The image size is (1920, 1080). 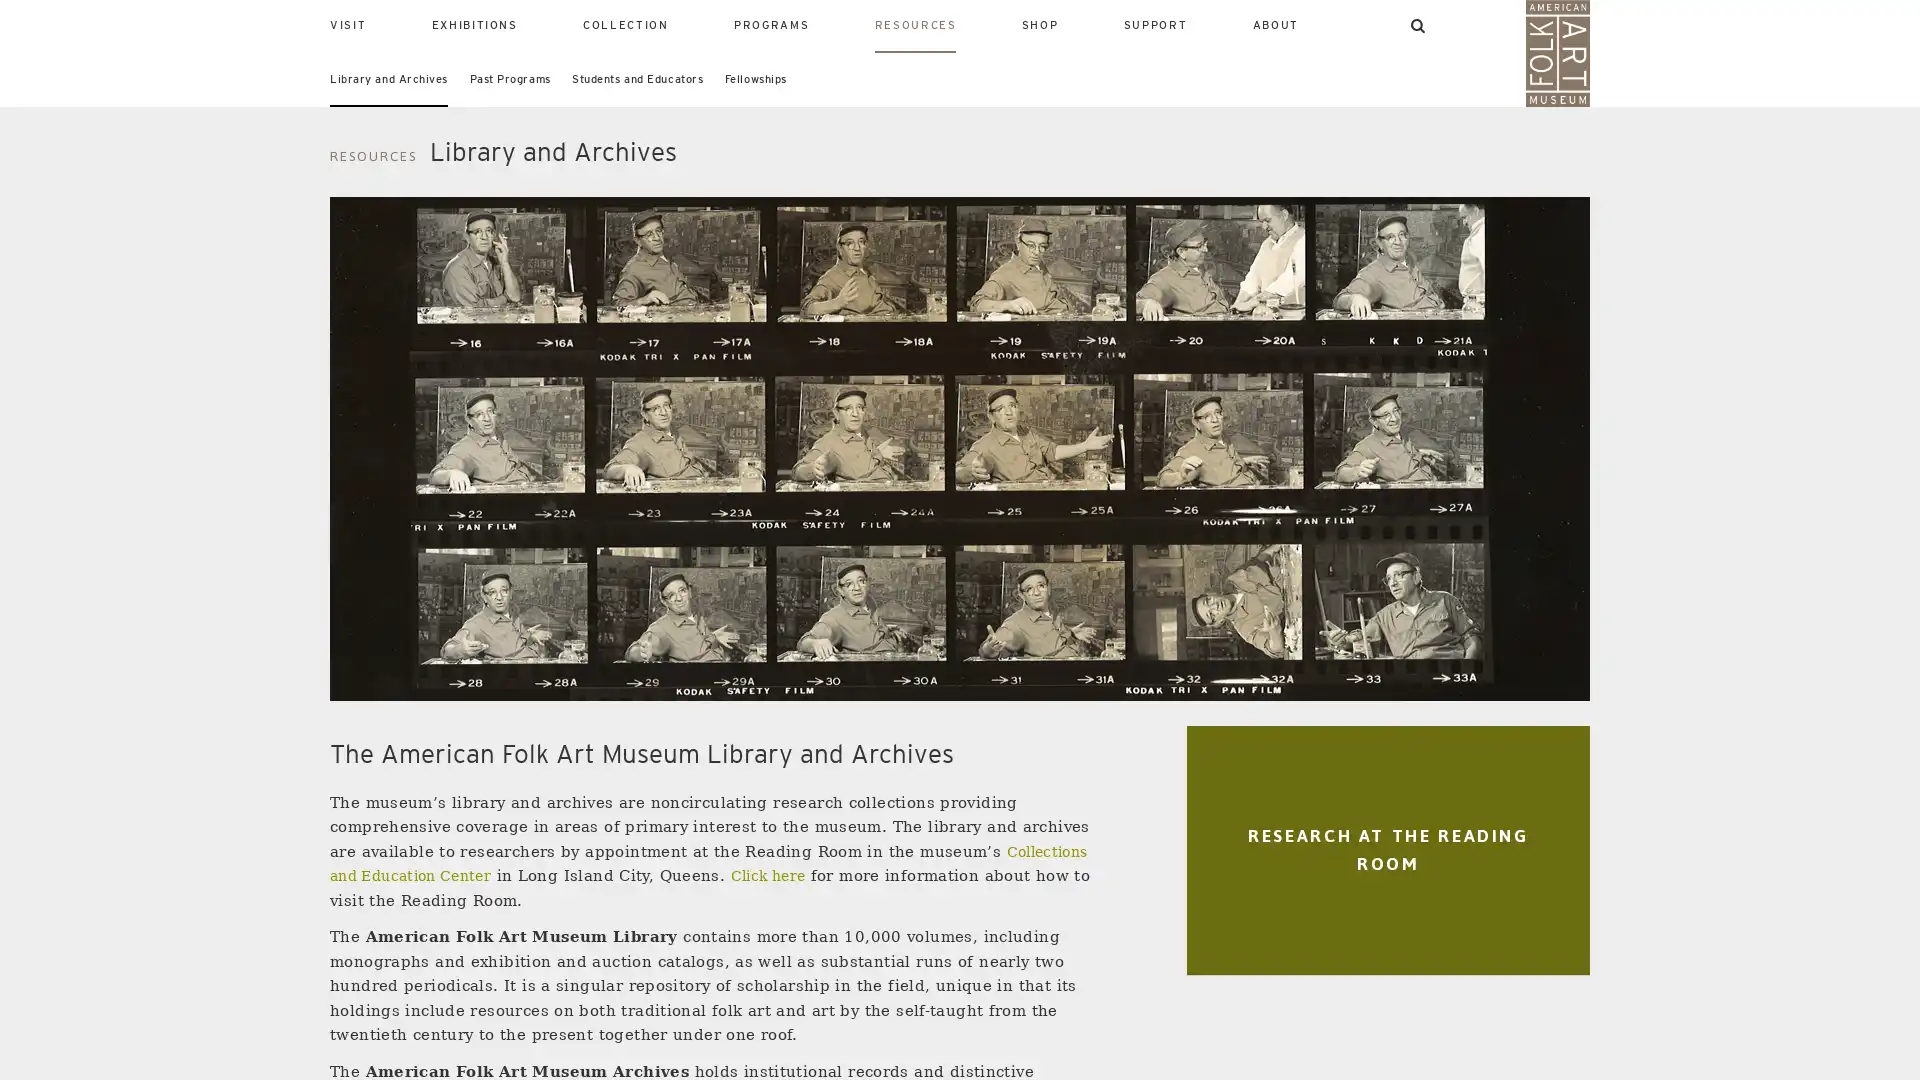 What do you see at coordinates (1538, 146) in the screenshot?
I see `SEARCH` at bounding box center [1538, 146].